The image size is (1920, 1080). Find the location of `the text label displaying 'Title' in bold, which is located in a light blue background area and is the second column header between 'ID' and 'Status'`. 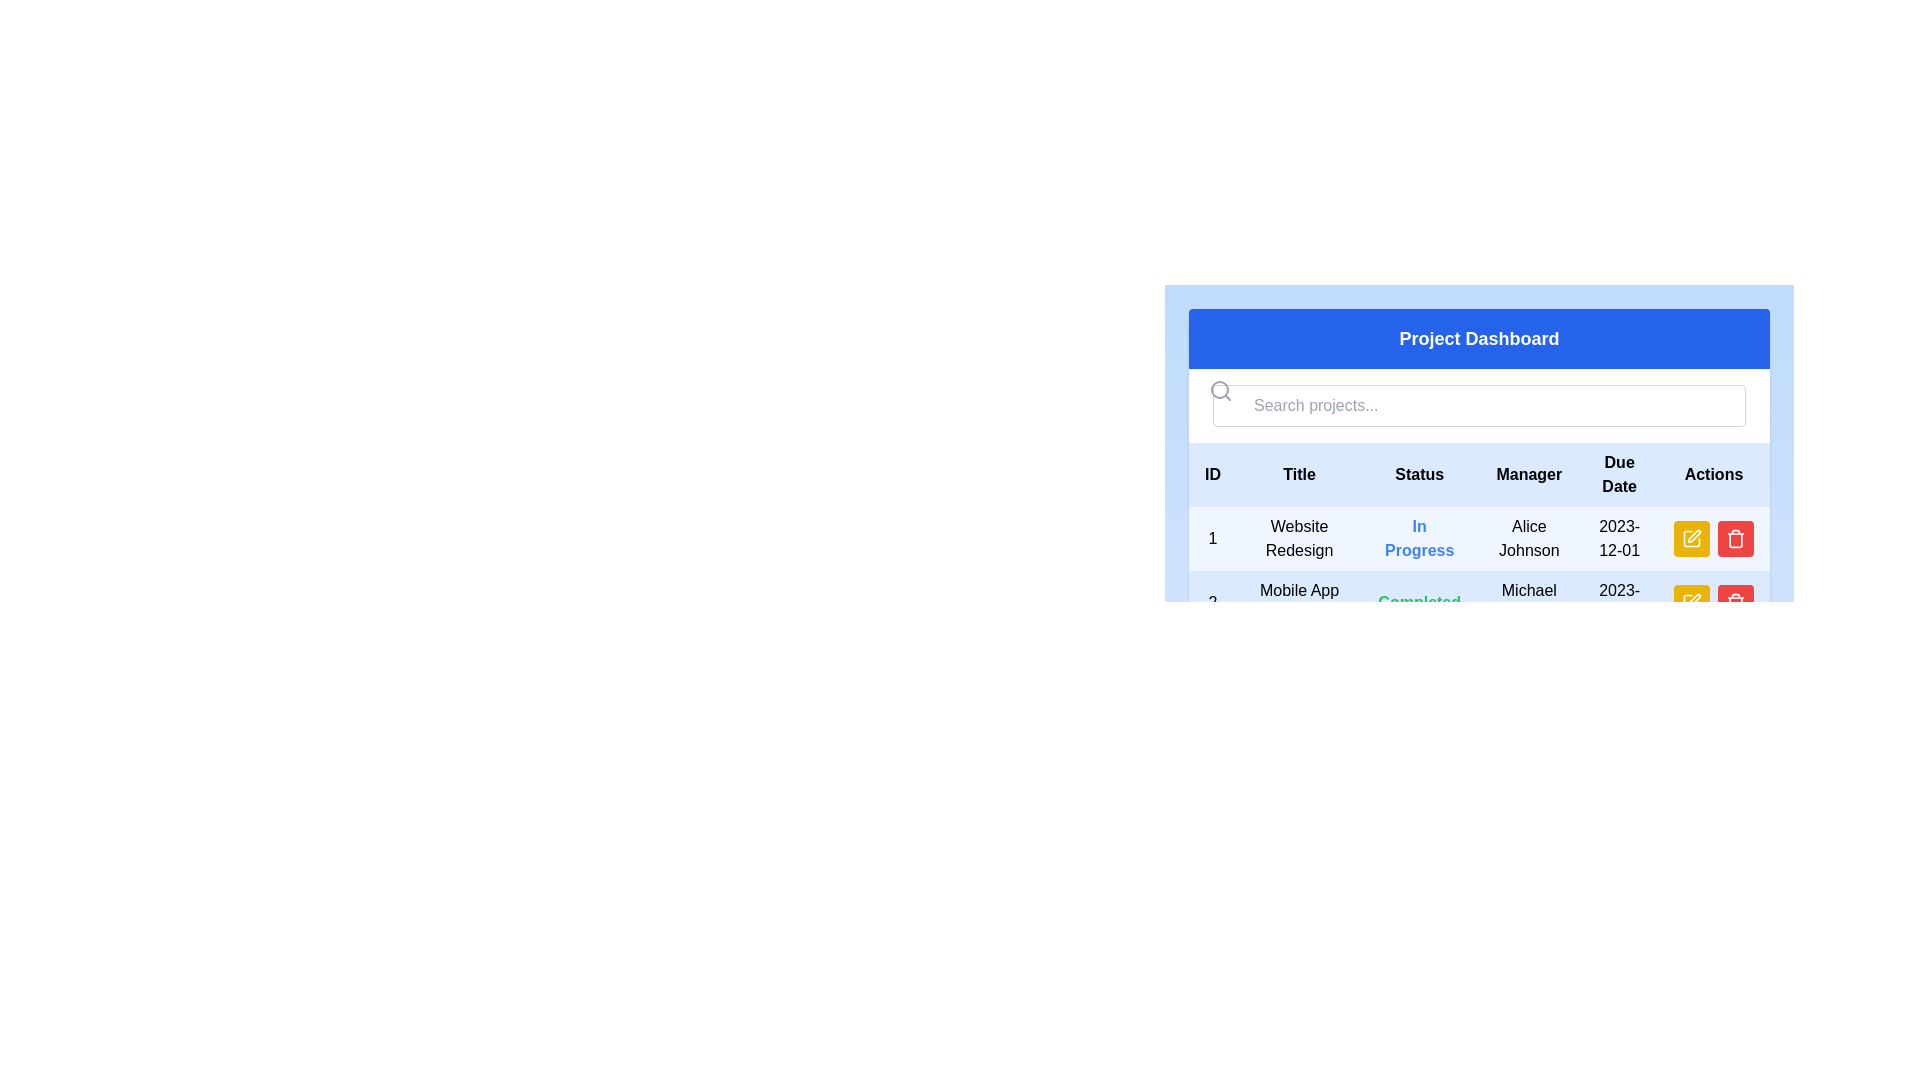

the text label displaying 'Title' in bold, which is located in a light blue background area and is the second column header between 'ID' and 'Status' is located at coordinates (1299, 474).